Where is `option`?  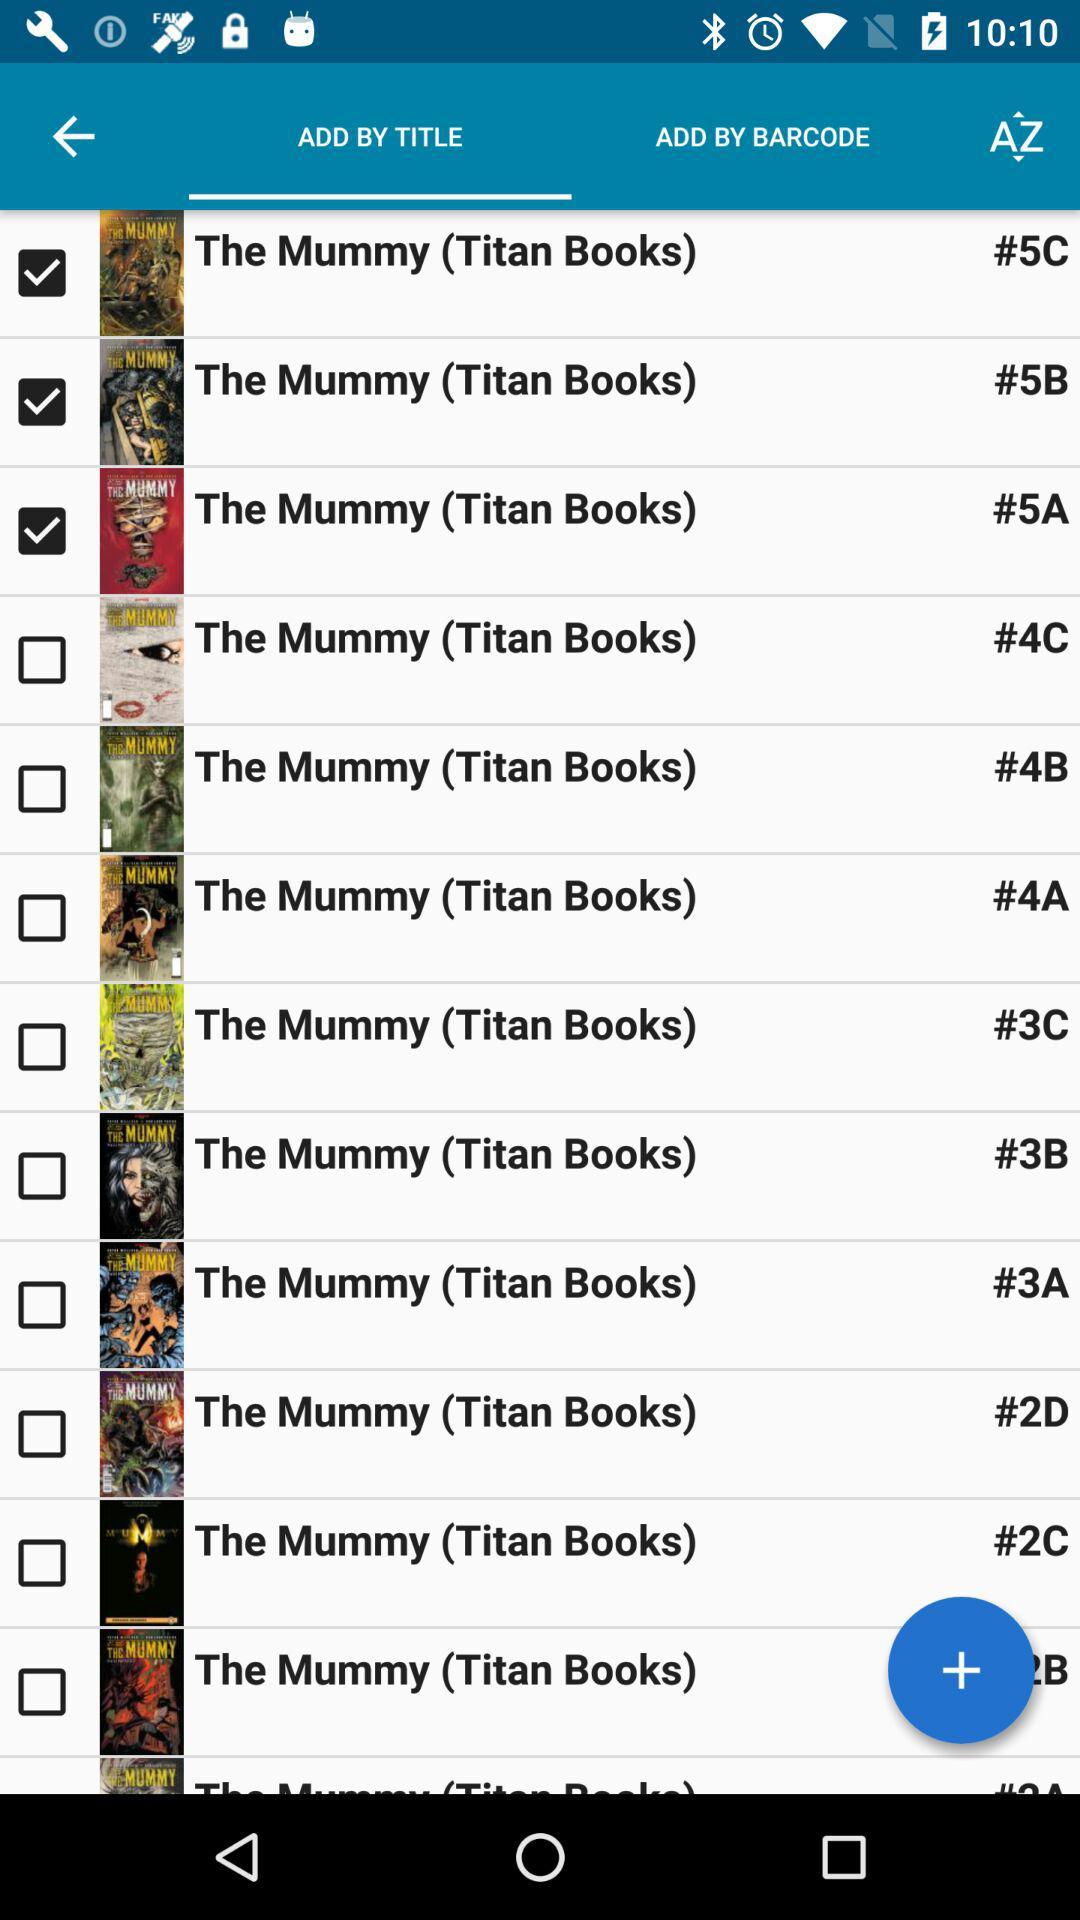
option is located at coordinates (48, 272).